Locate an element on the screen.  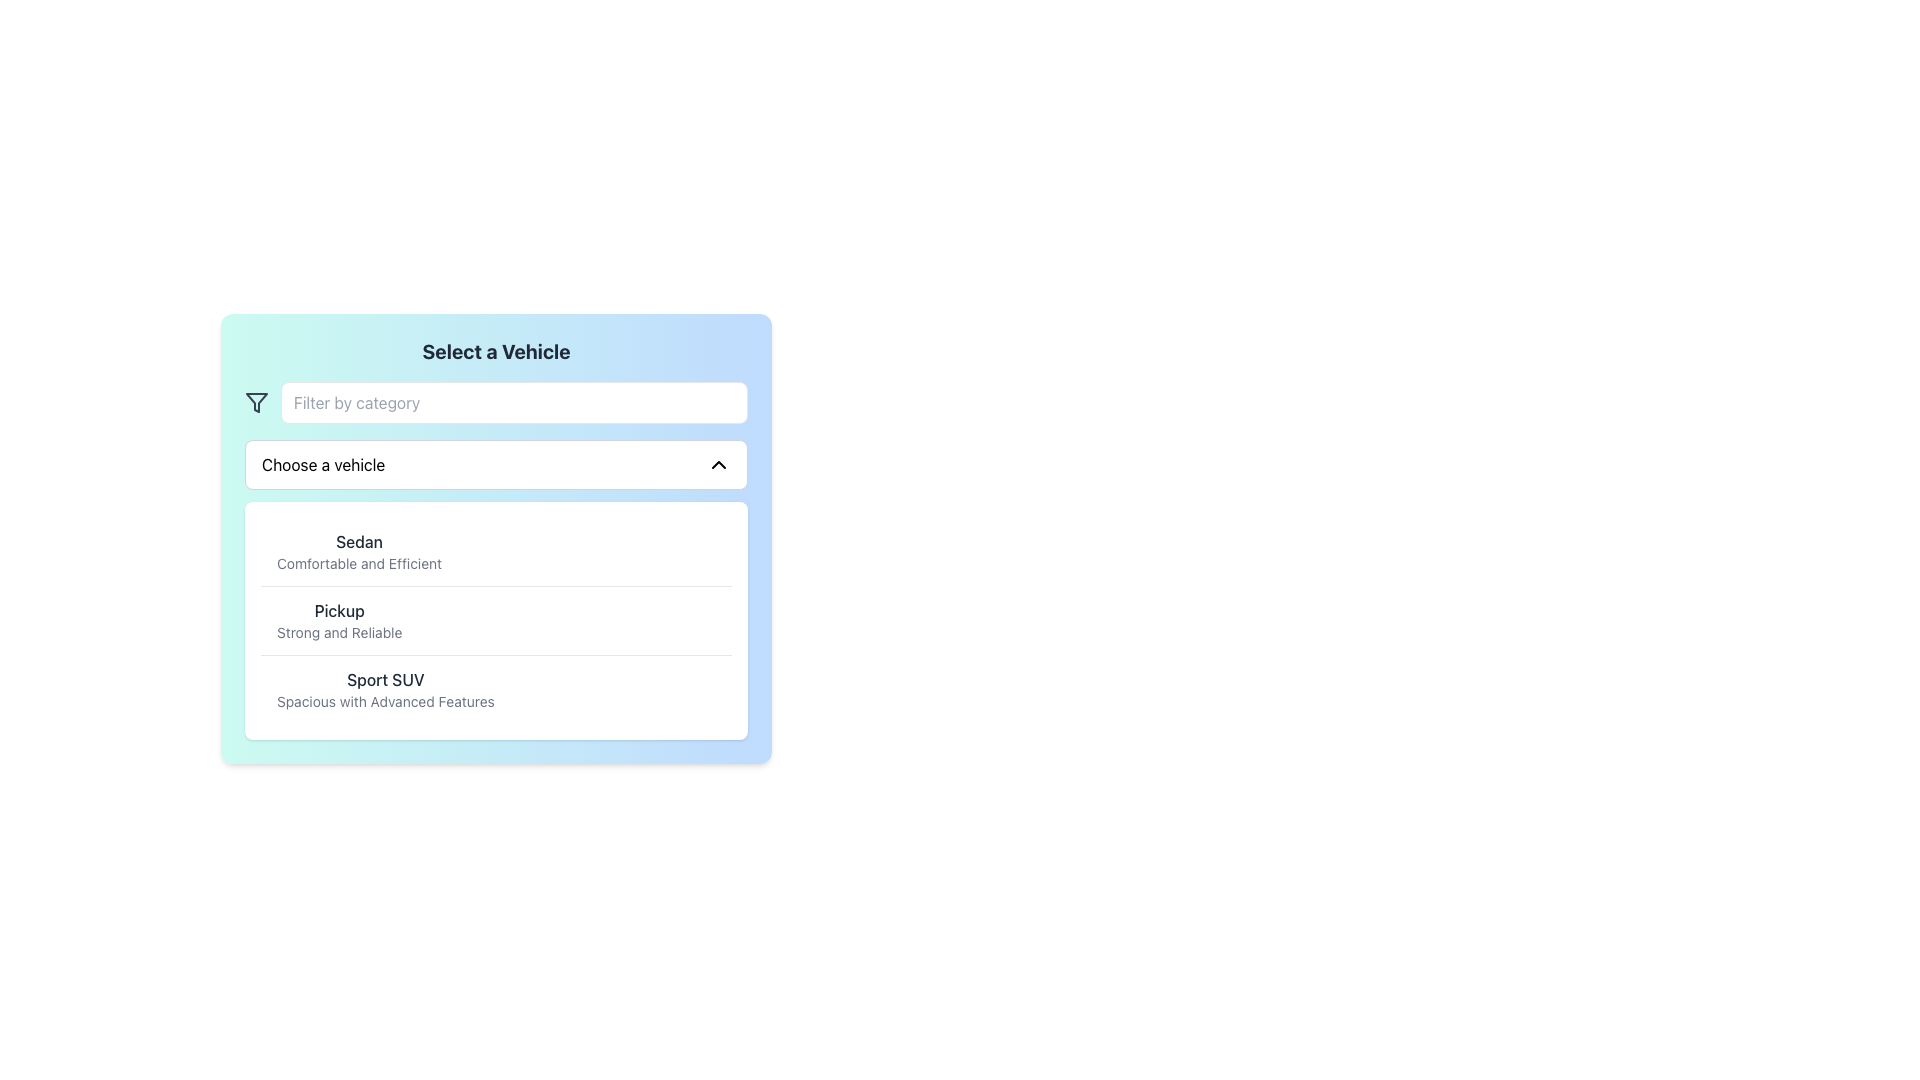
the first list item representing the 'Sedan' option in the vehicle dropdown menu is located at coordinates (359, 551).